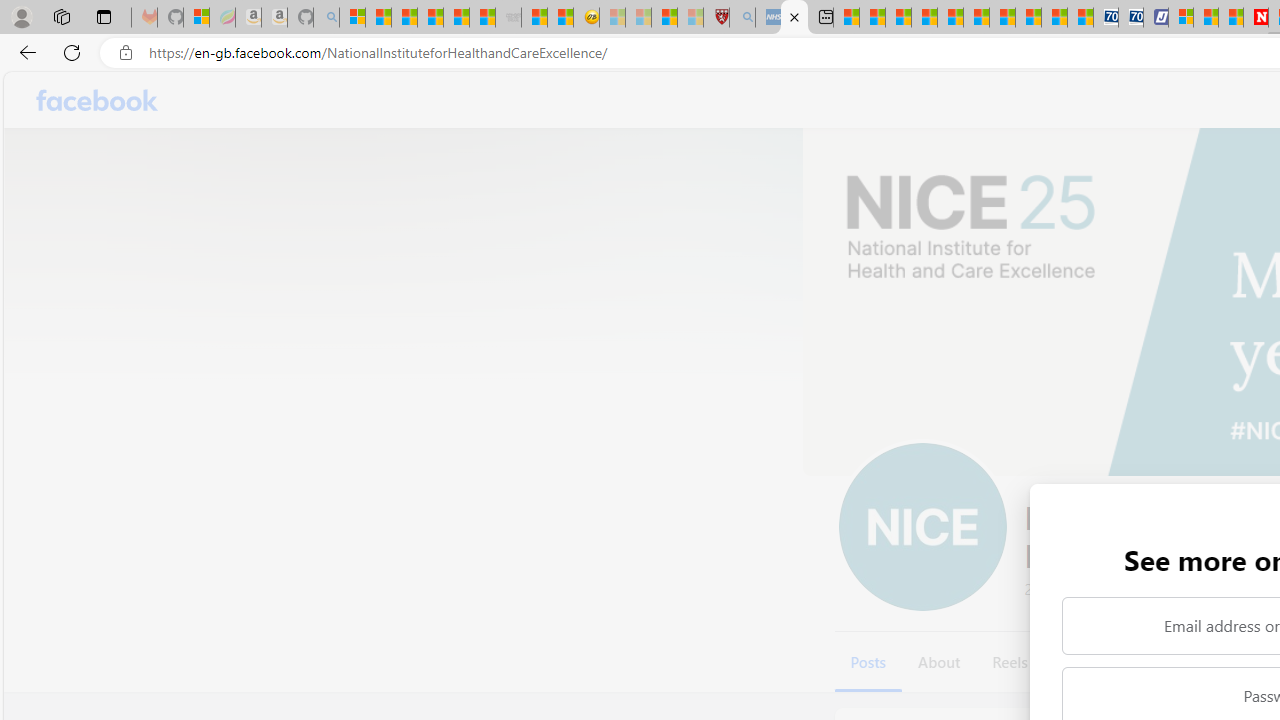  I want to click on 'New Report Confirms 2023 Was Record Hot | Watch', so click(455, 17).